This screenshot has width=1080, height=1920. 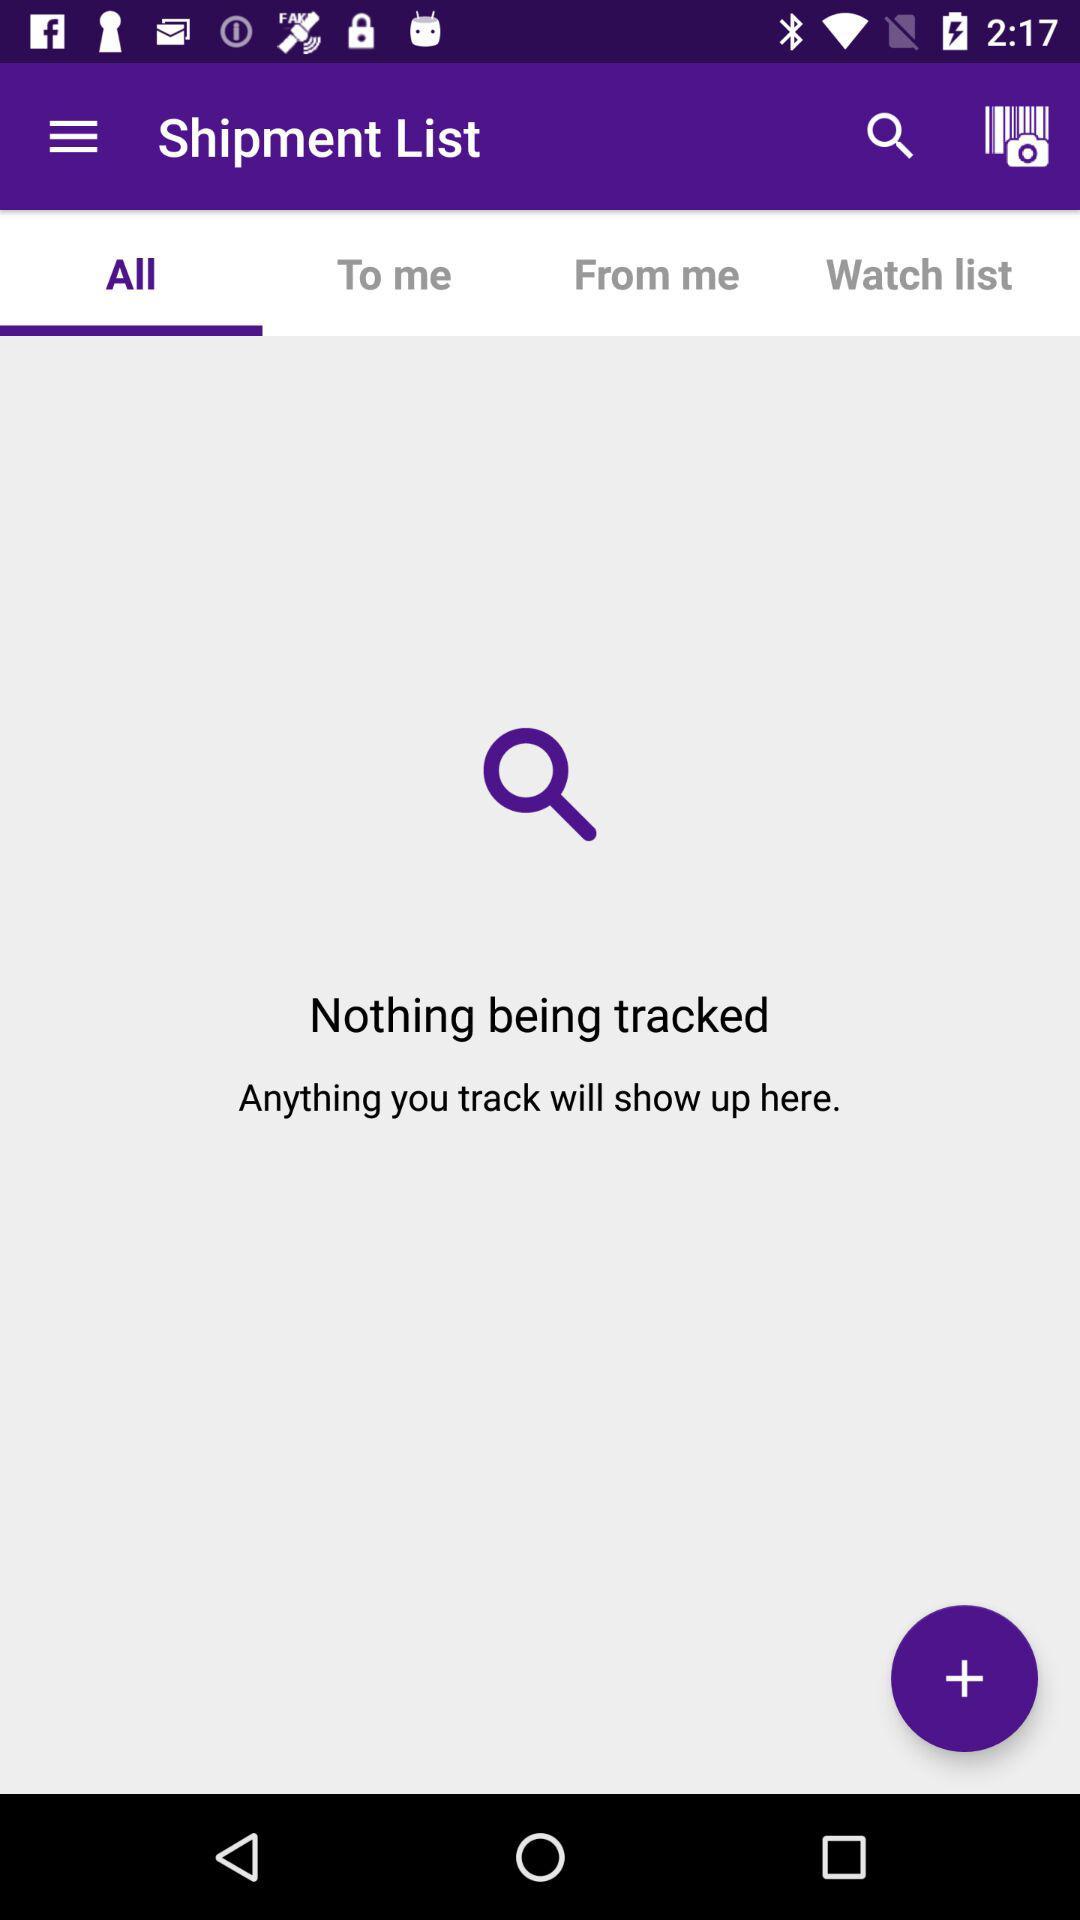 I want to click on app next to the shipment list, so click(x=72, y=135).